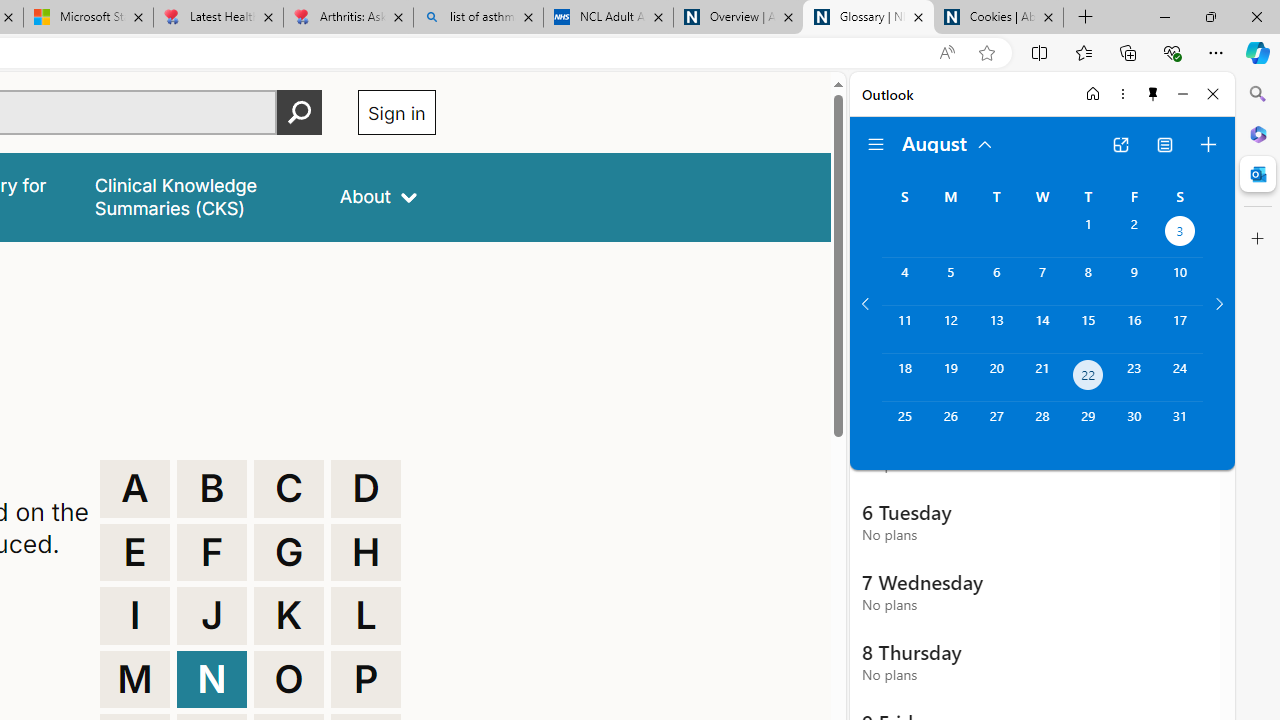  What do you see at coordinates (1153, 93) in the screenshot?
I see `'Unpin side pane'` at bounding box center [1153, 93].